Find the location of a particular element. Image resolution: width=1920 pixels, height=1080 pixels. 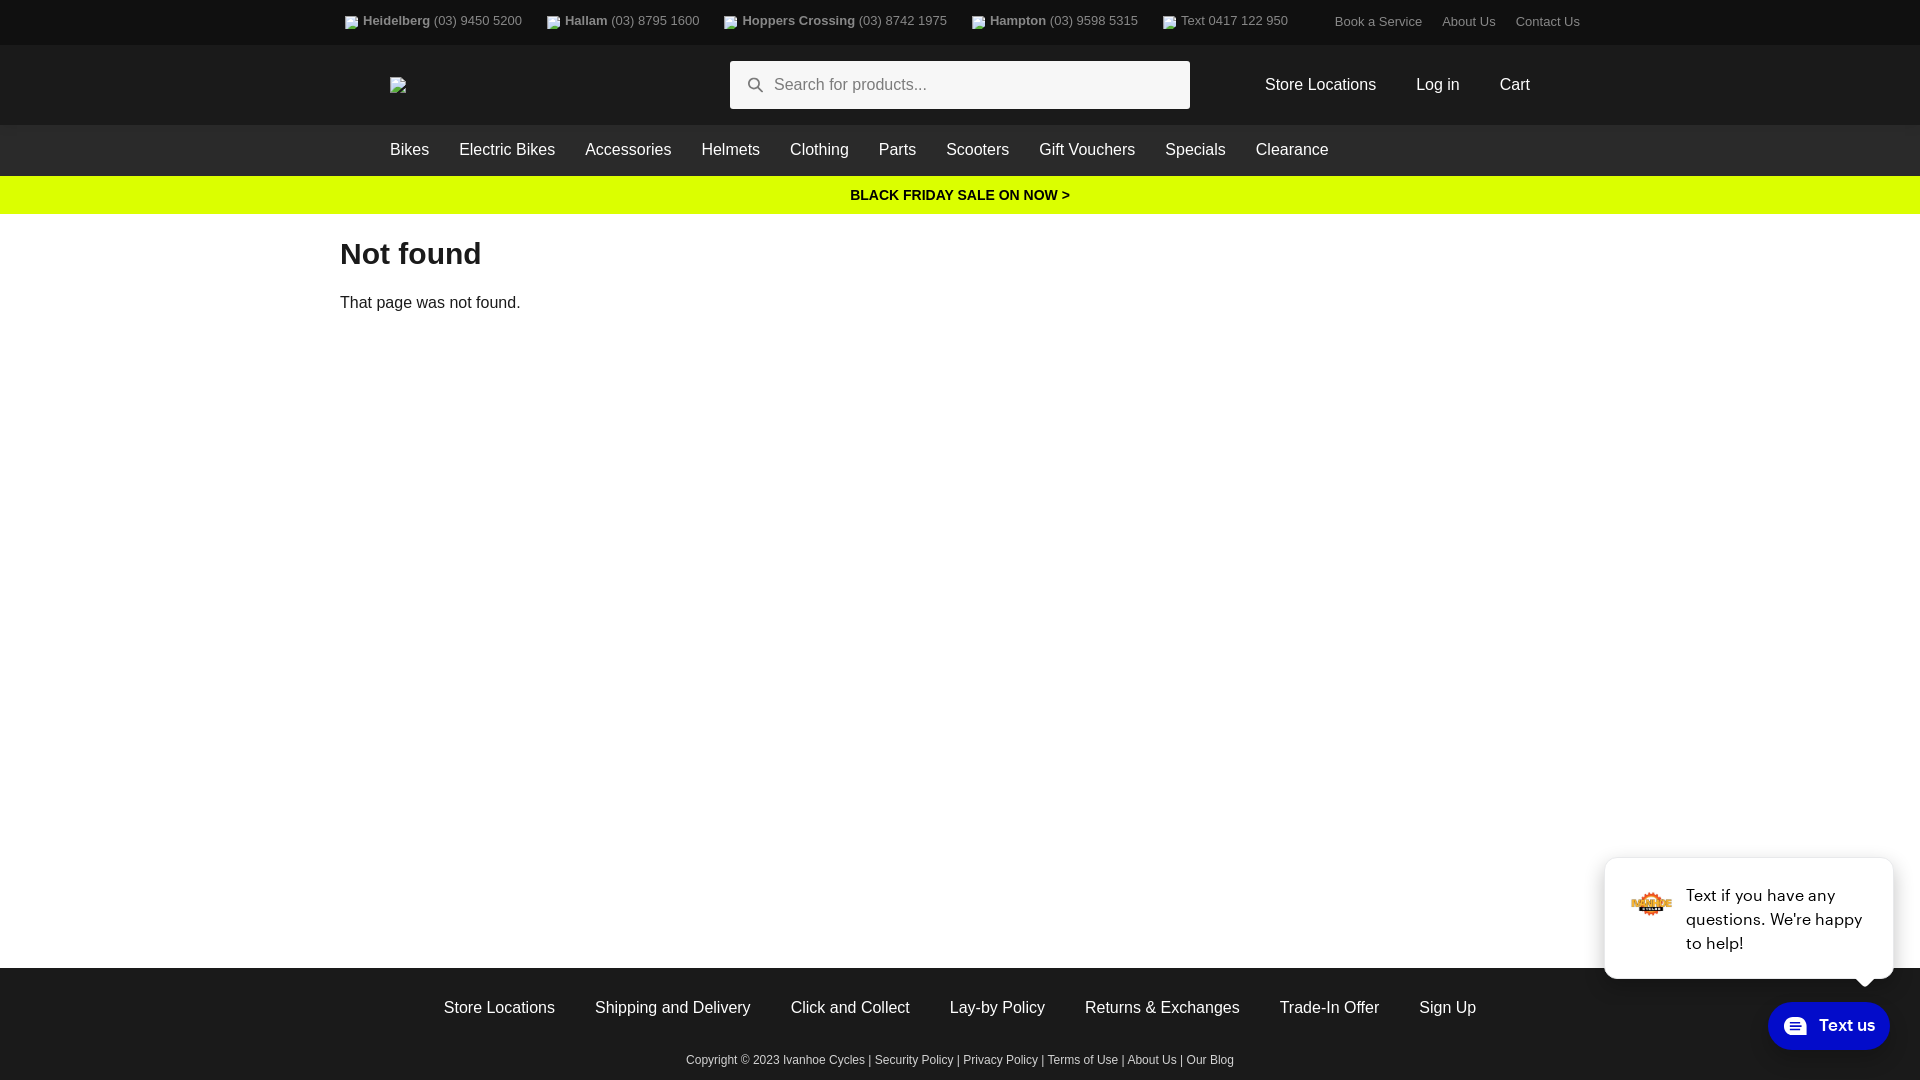

'Book a Service' is located at coordinates (1377, 22).